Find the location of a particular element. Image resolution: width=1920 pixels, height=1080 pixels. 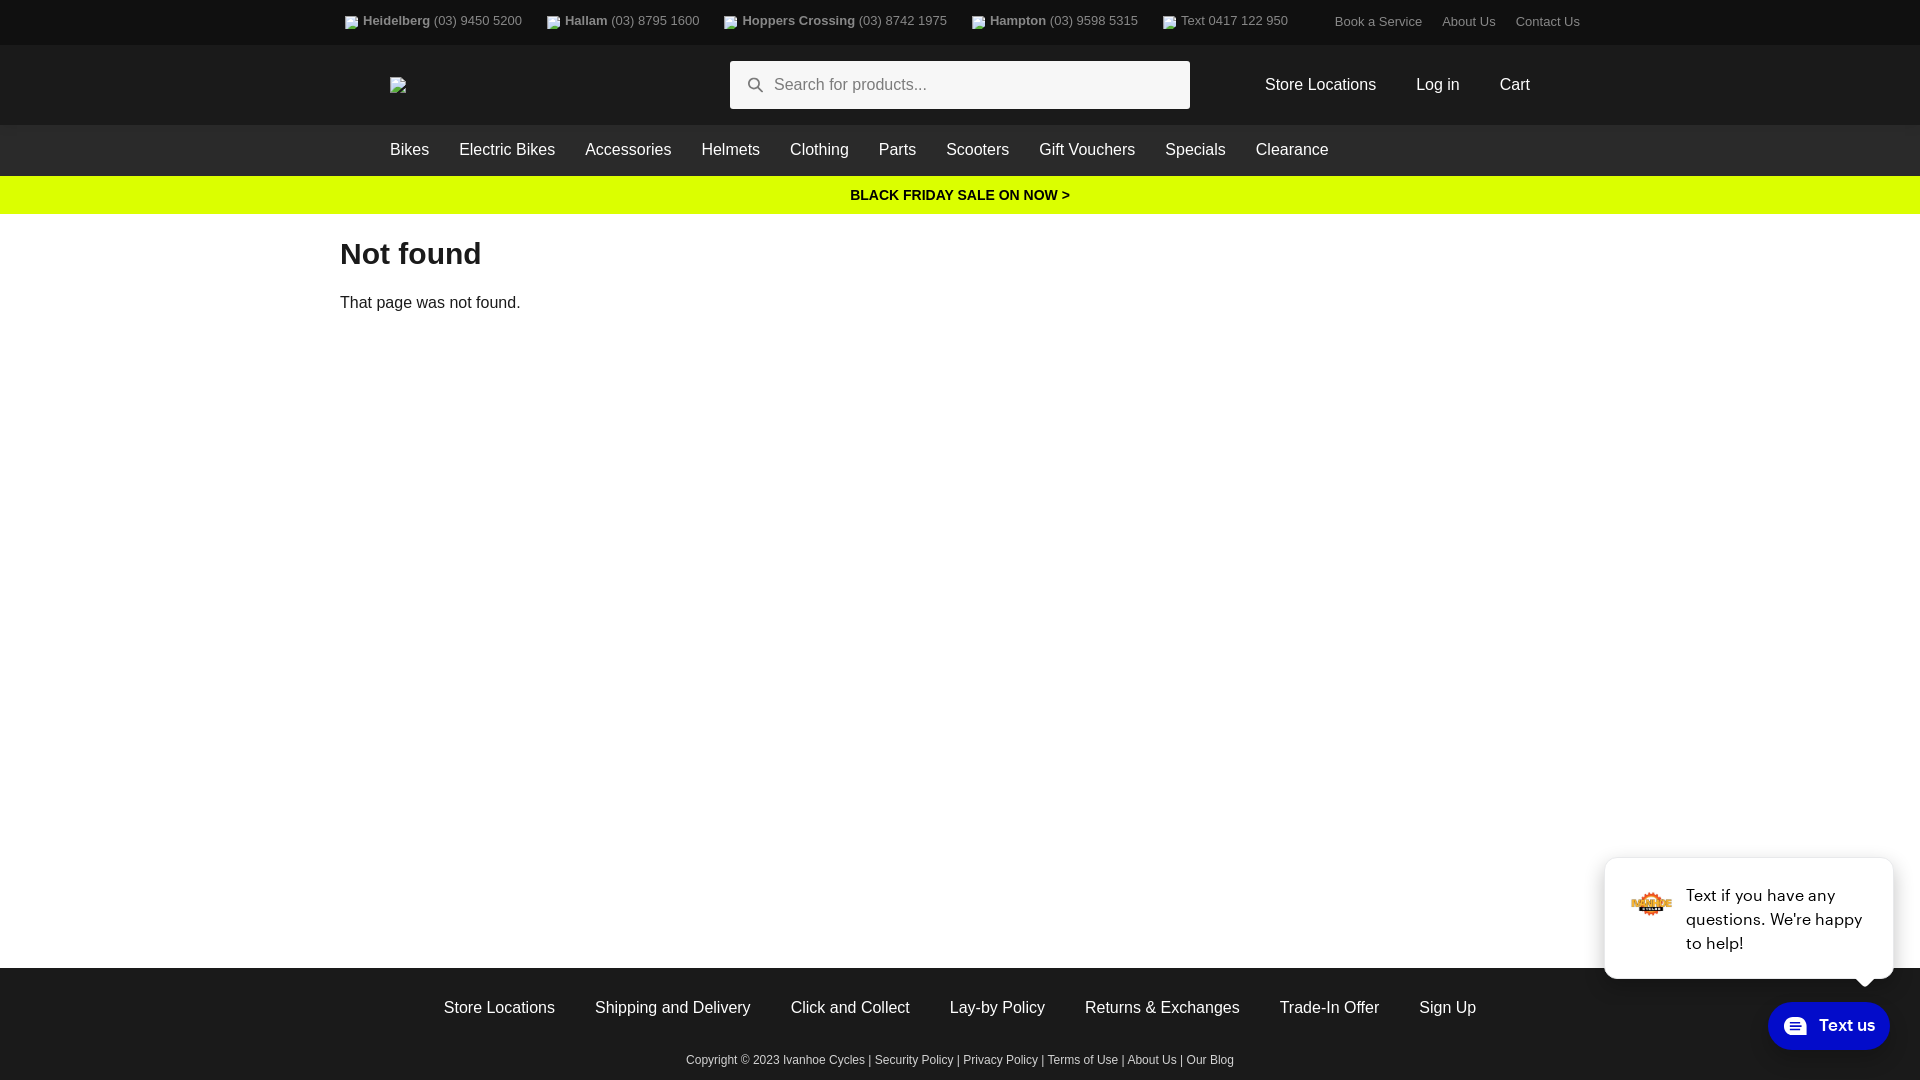

'Book a Service' is located at coordinates (1377, 22).